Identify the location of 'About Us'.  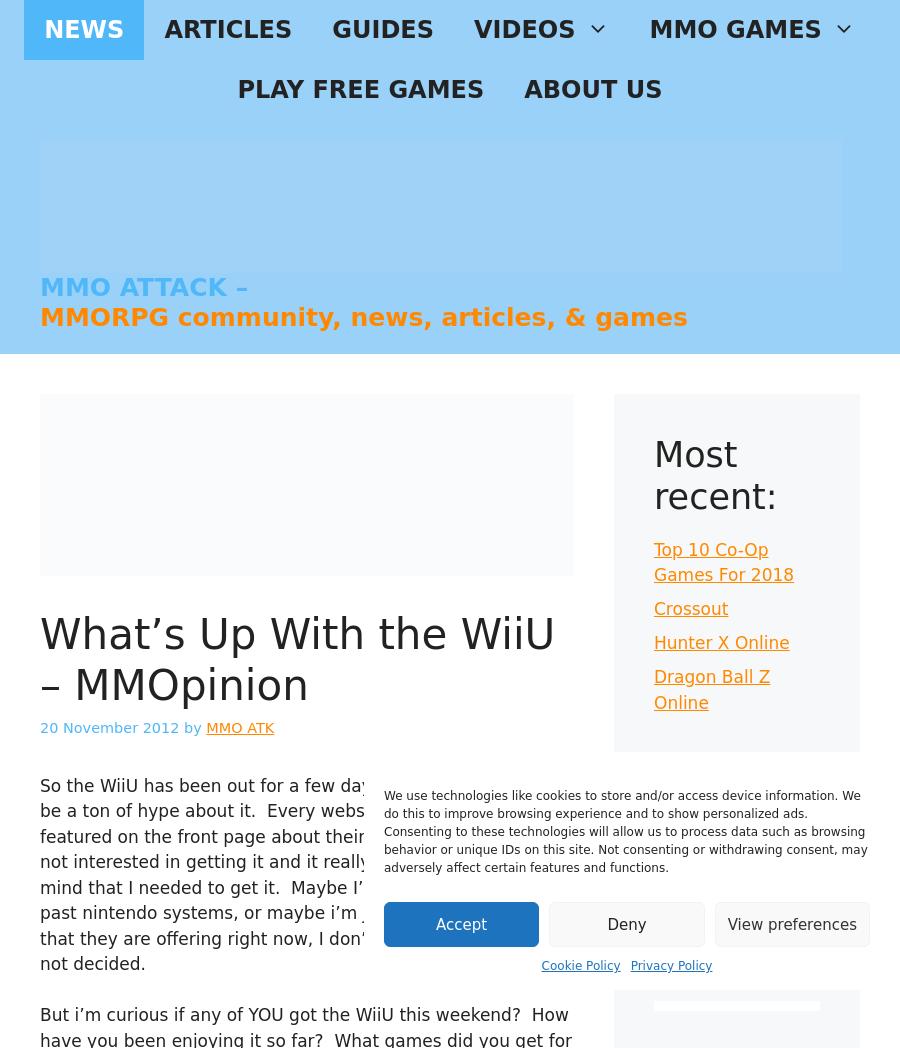
(593, 89).